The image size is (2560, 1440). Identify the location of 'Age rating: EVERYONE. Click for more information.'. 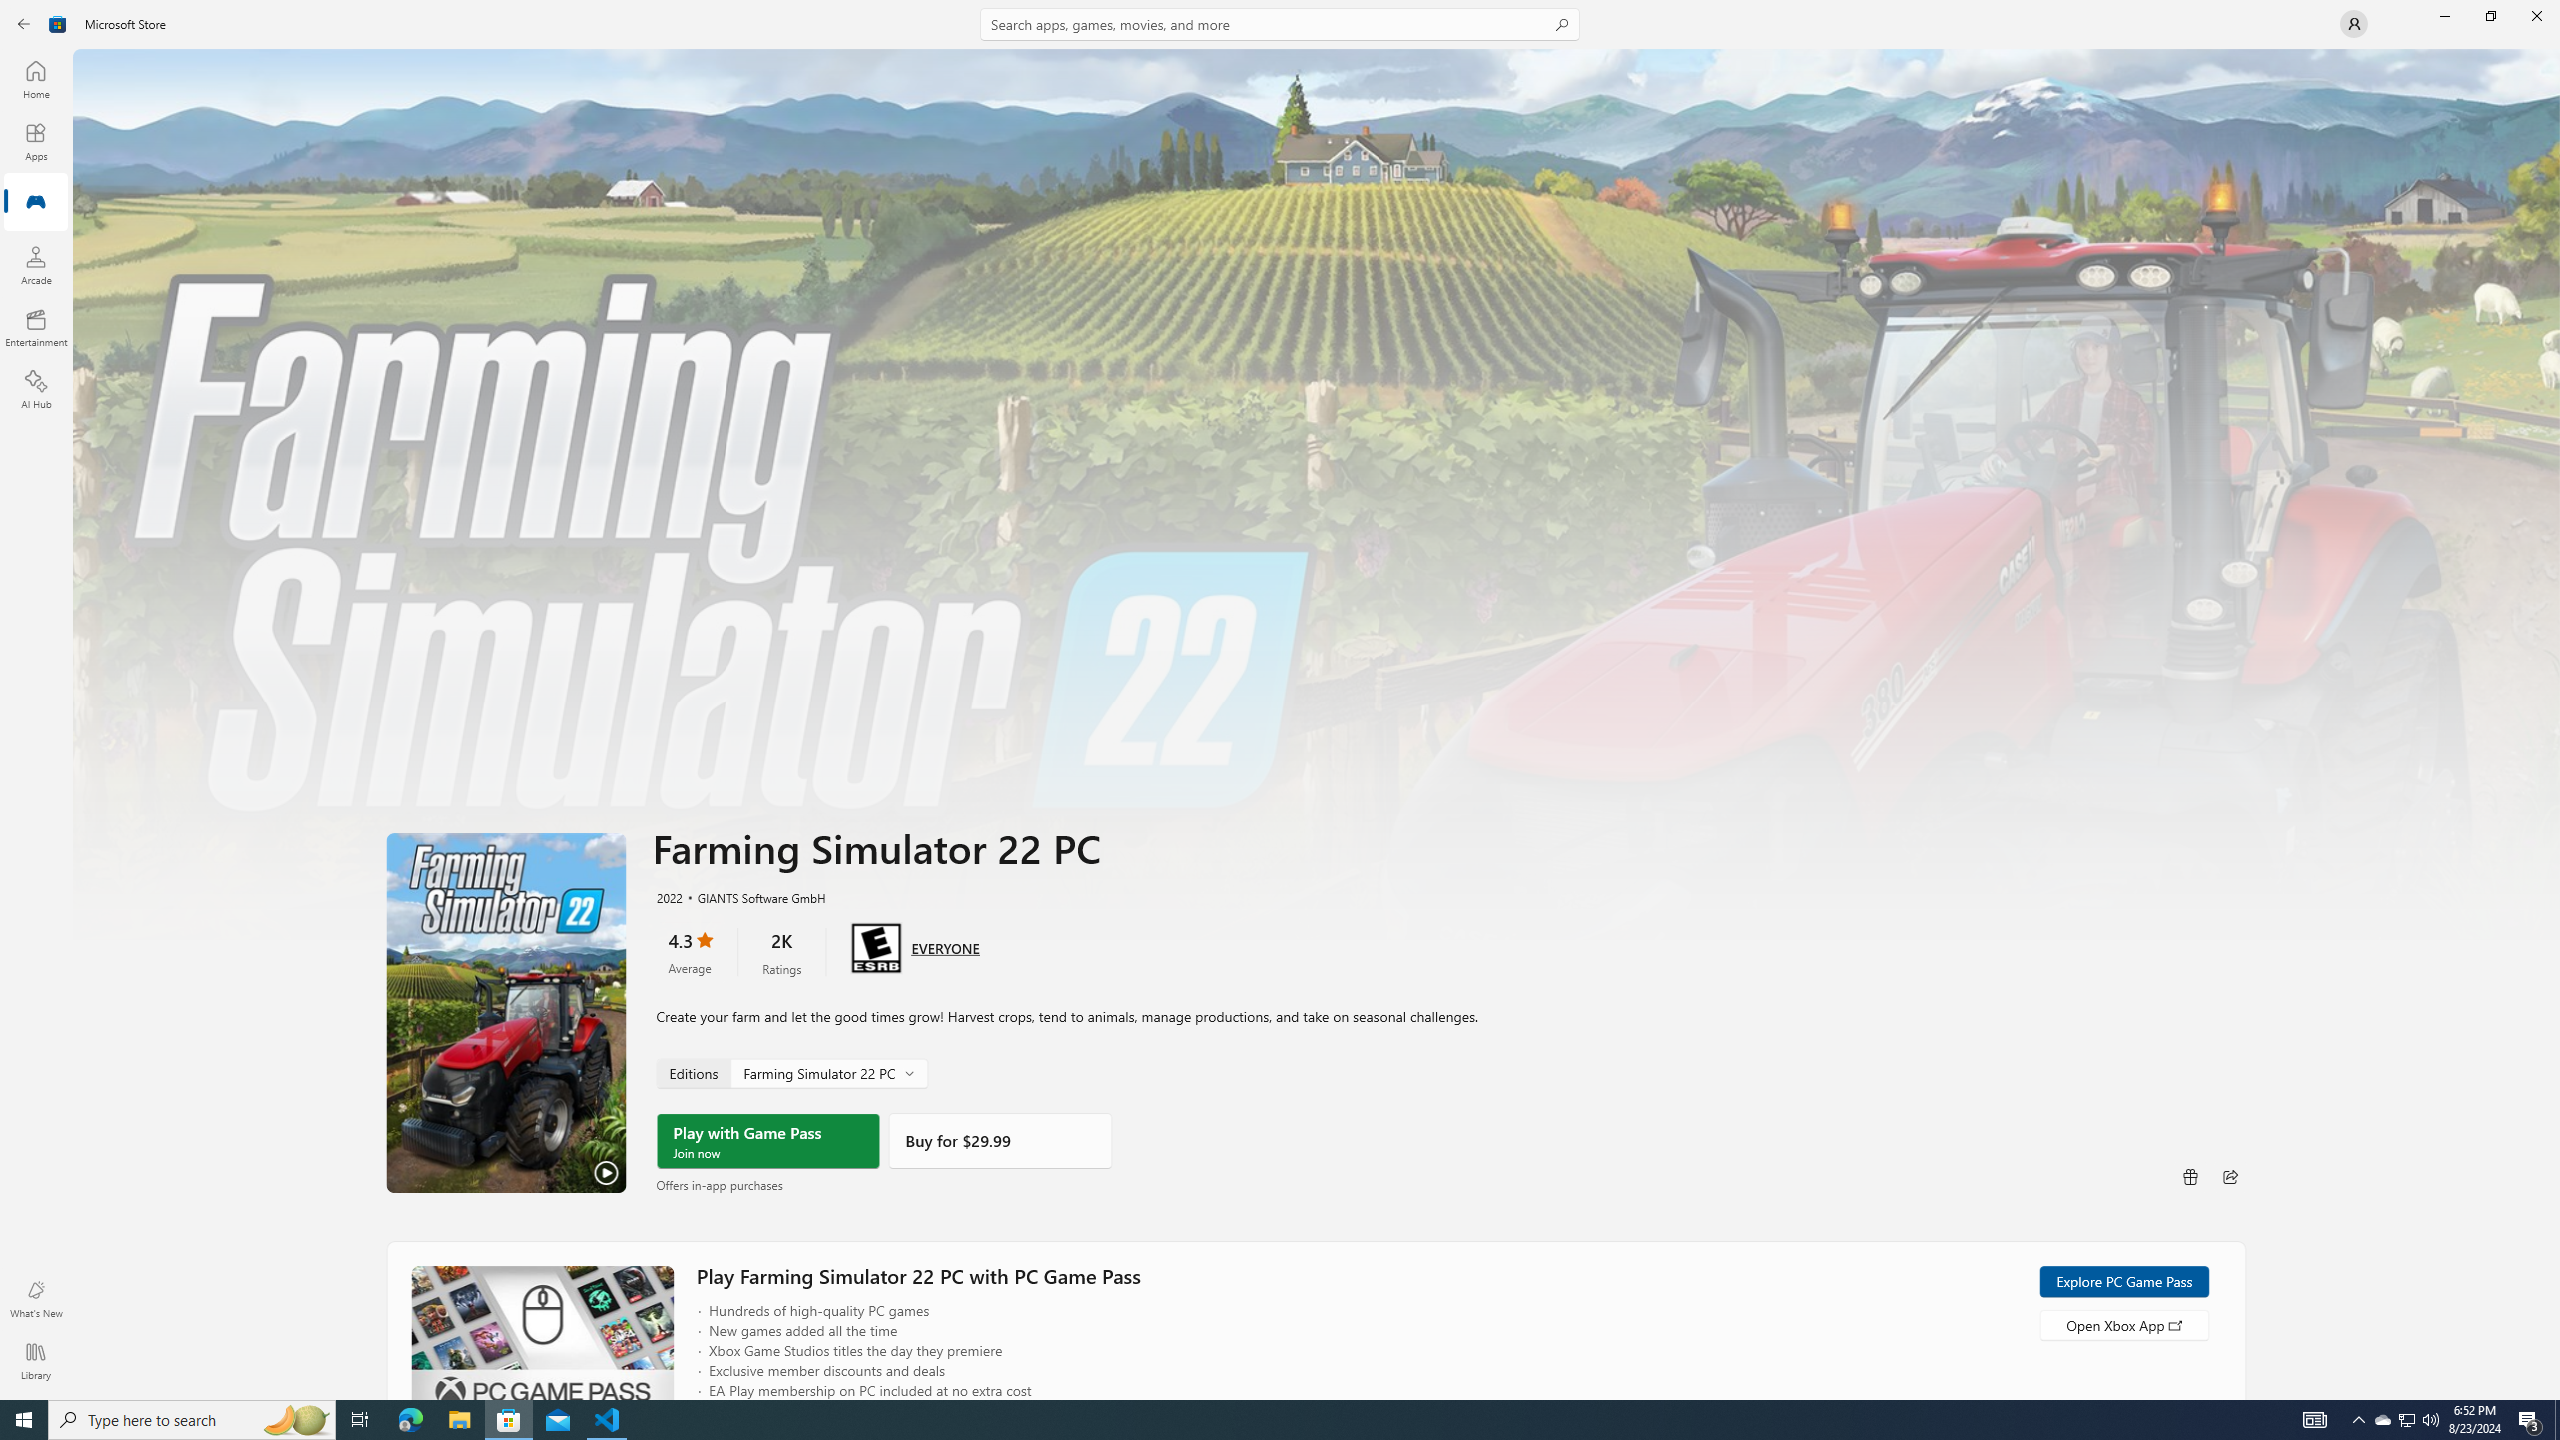
(943, 946).